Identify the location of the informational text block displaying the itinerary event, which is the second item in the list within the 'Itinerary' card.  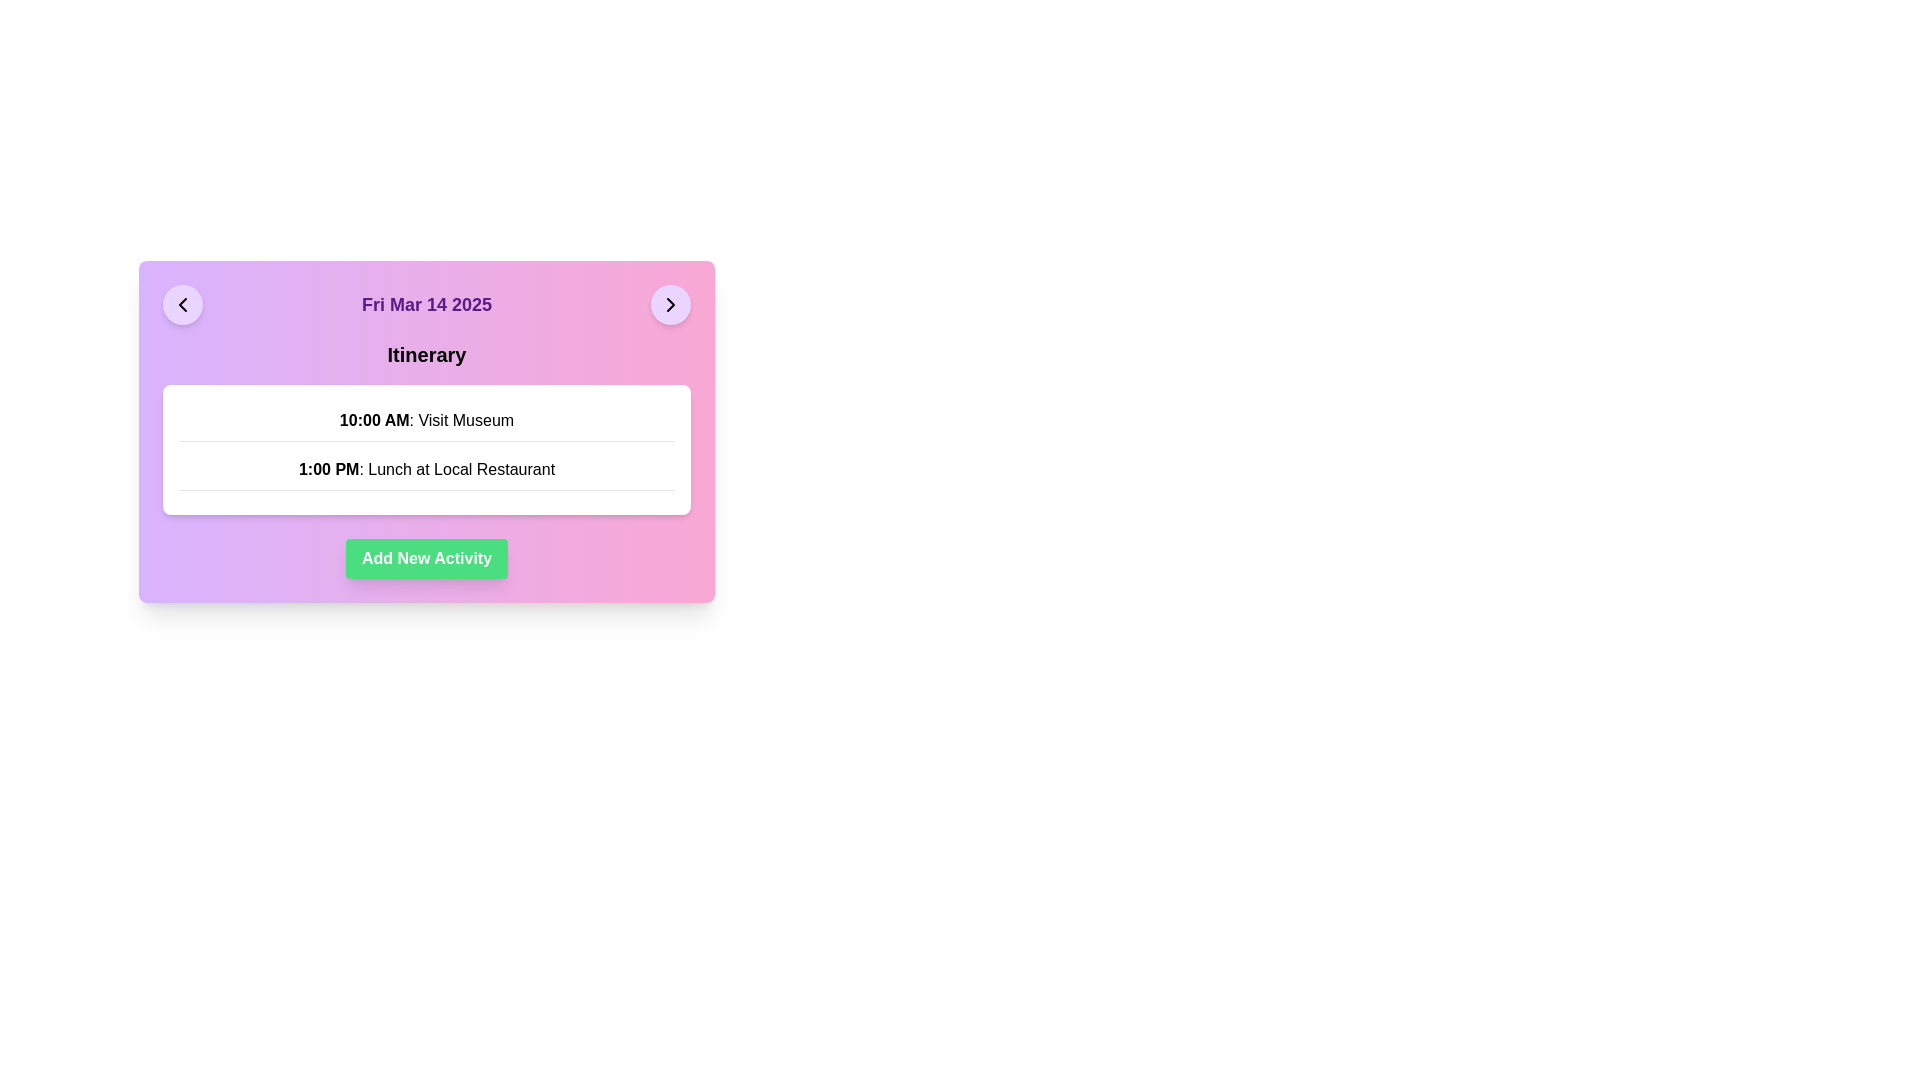
(426, 470).